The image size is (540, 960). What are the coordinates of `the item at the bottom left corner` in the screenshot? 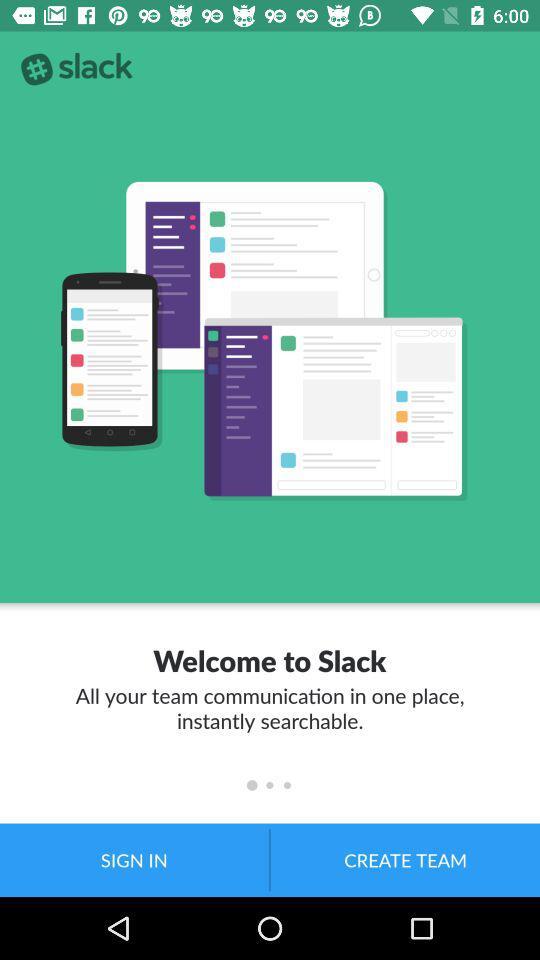 It's located at (134, 859).